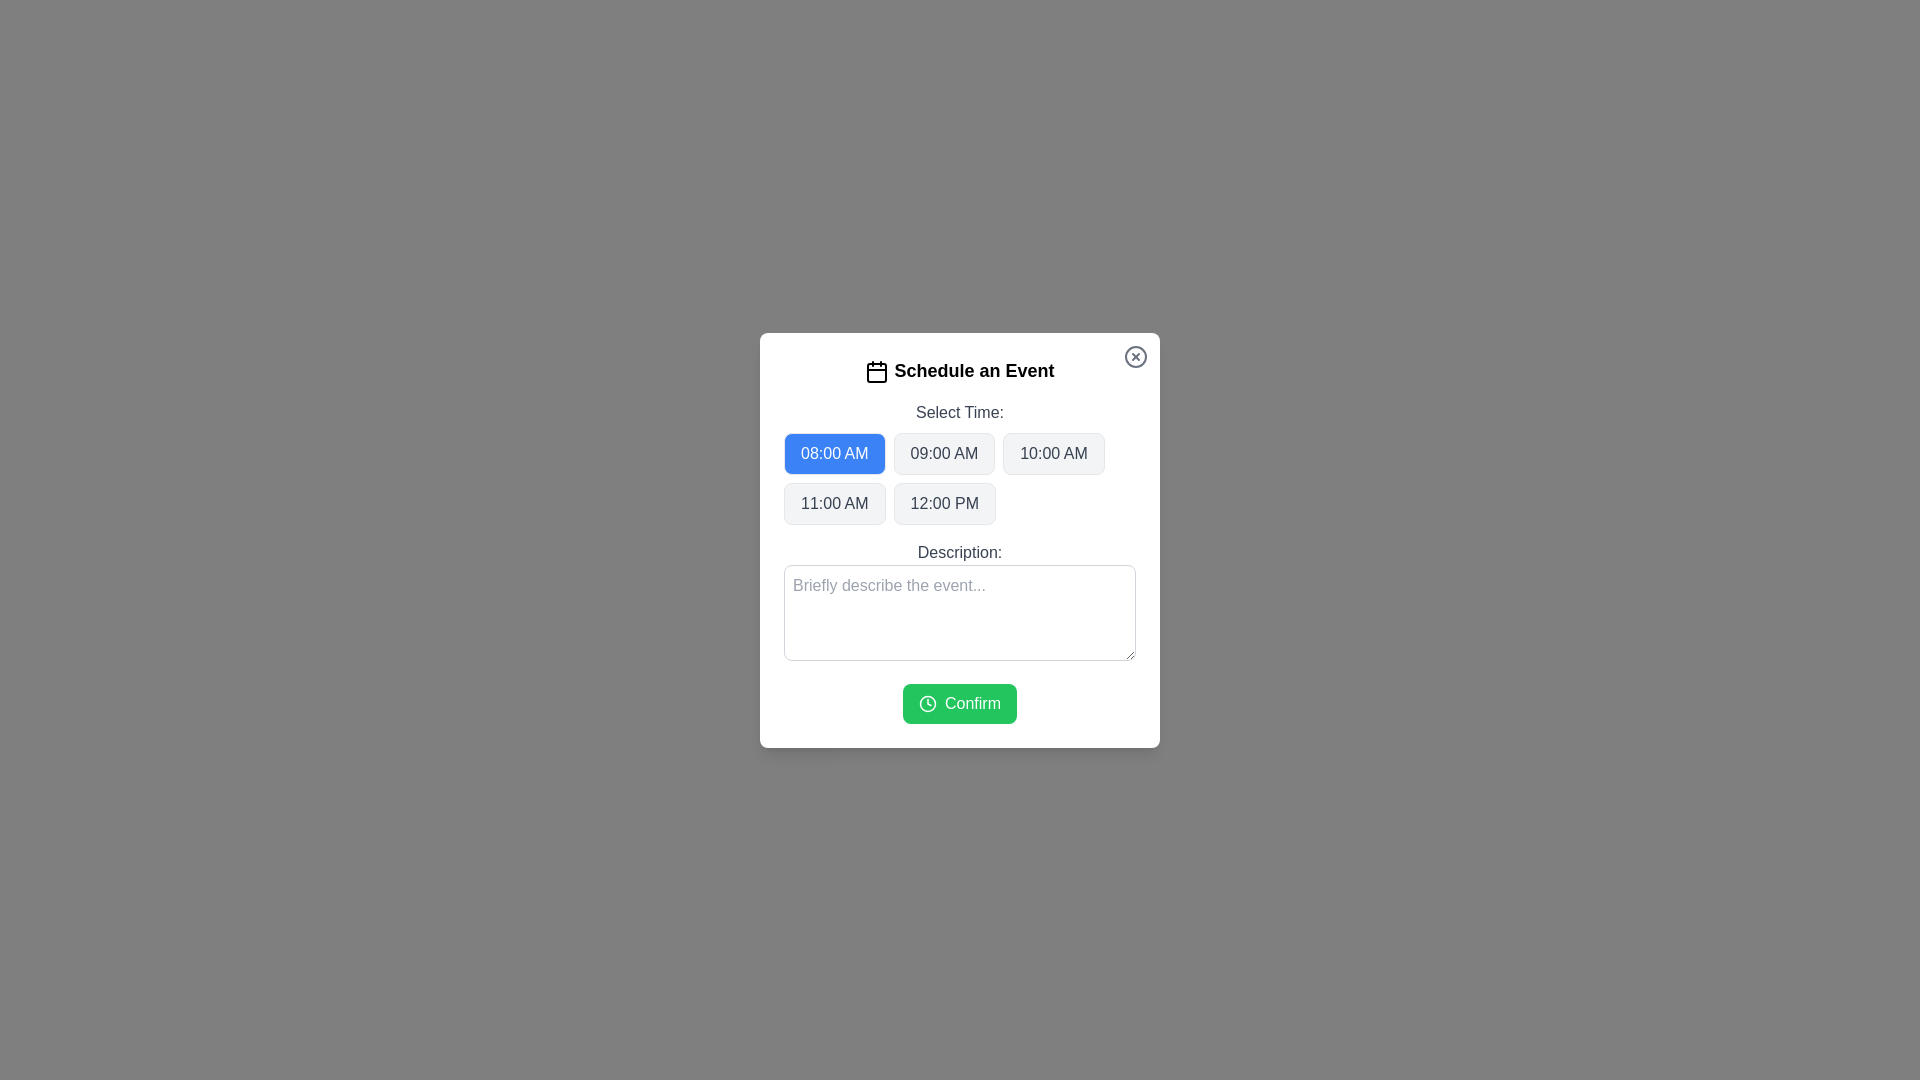 The height and width of the screenshot is (1080, 1920). Describe the element at coordinates (960, 702) in the screenshot. I see `the confirmation button located at the bottom center of the modal dialog to observe any hover effects` at that location.